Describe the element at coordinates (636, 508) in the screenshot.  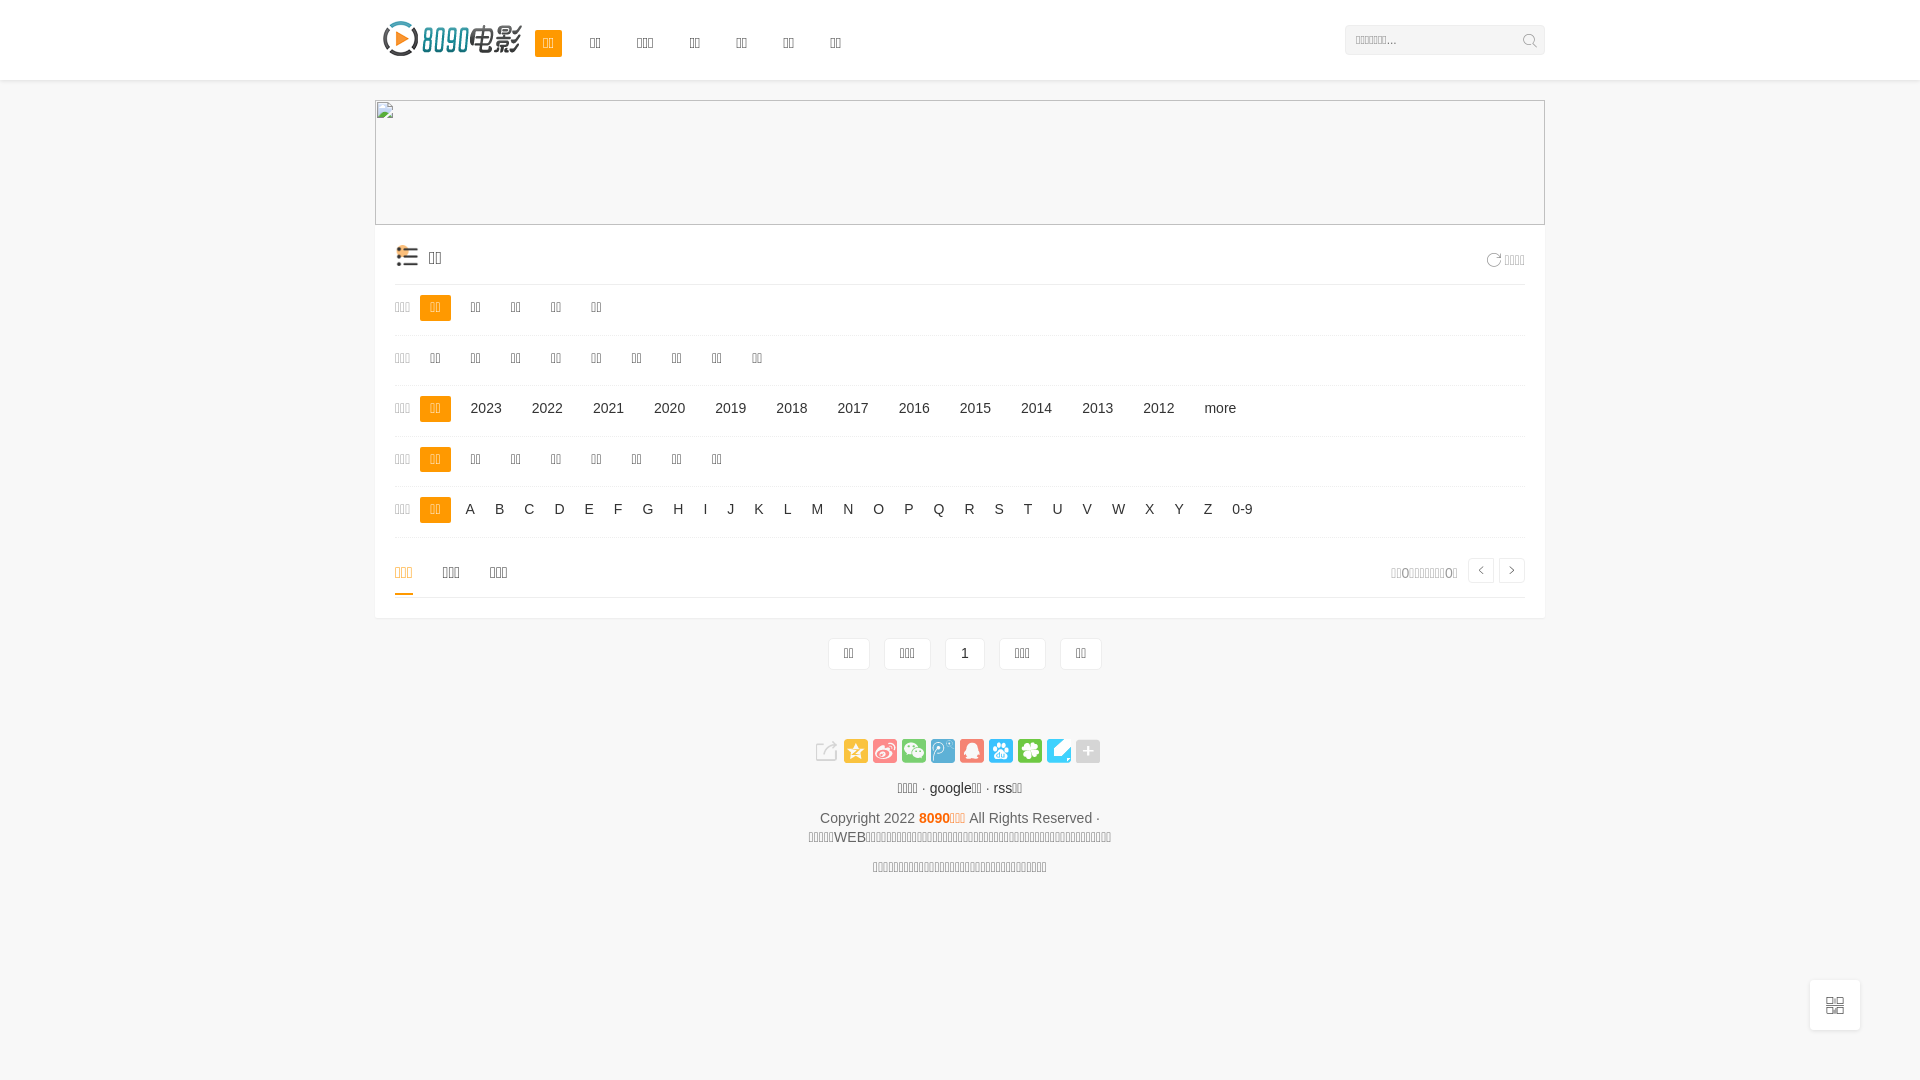
I see `'G'` at that location.